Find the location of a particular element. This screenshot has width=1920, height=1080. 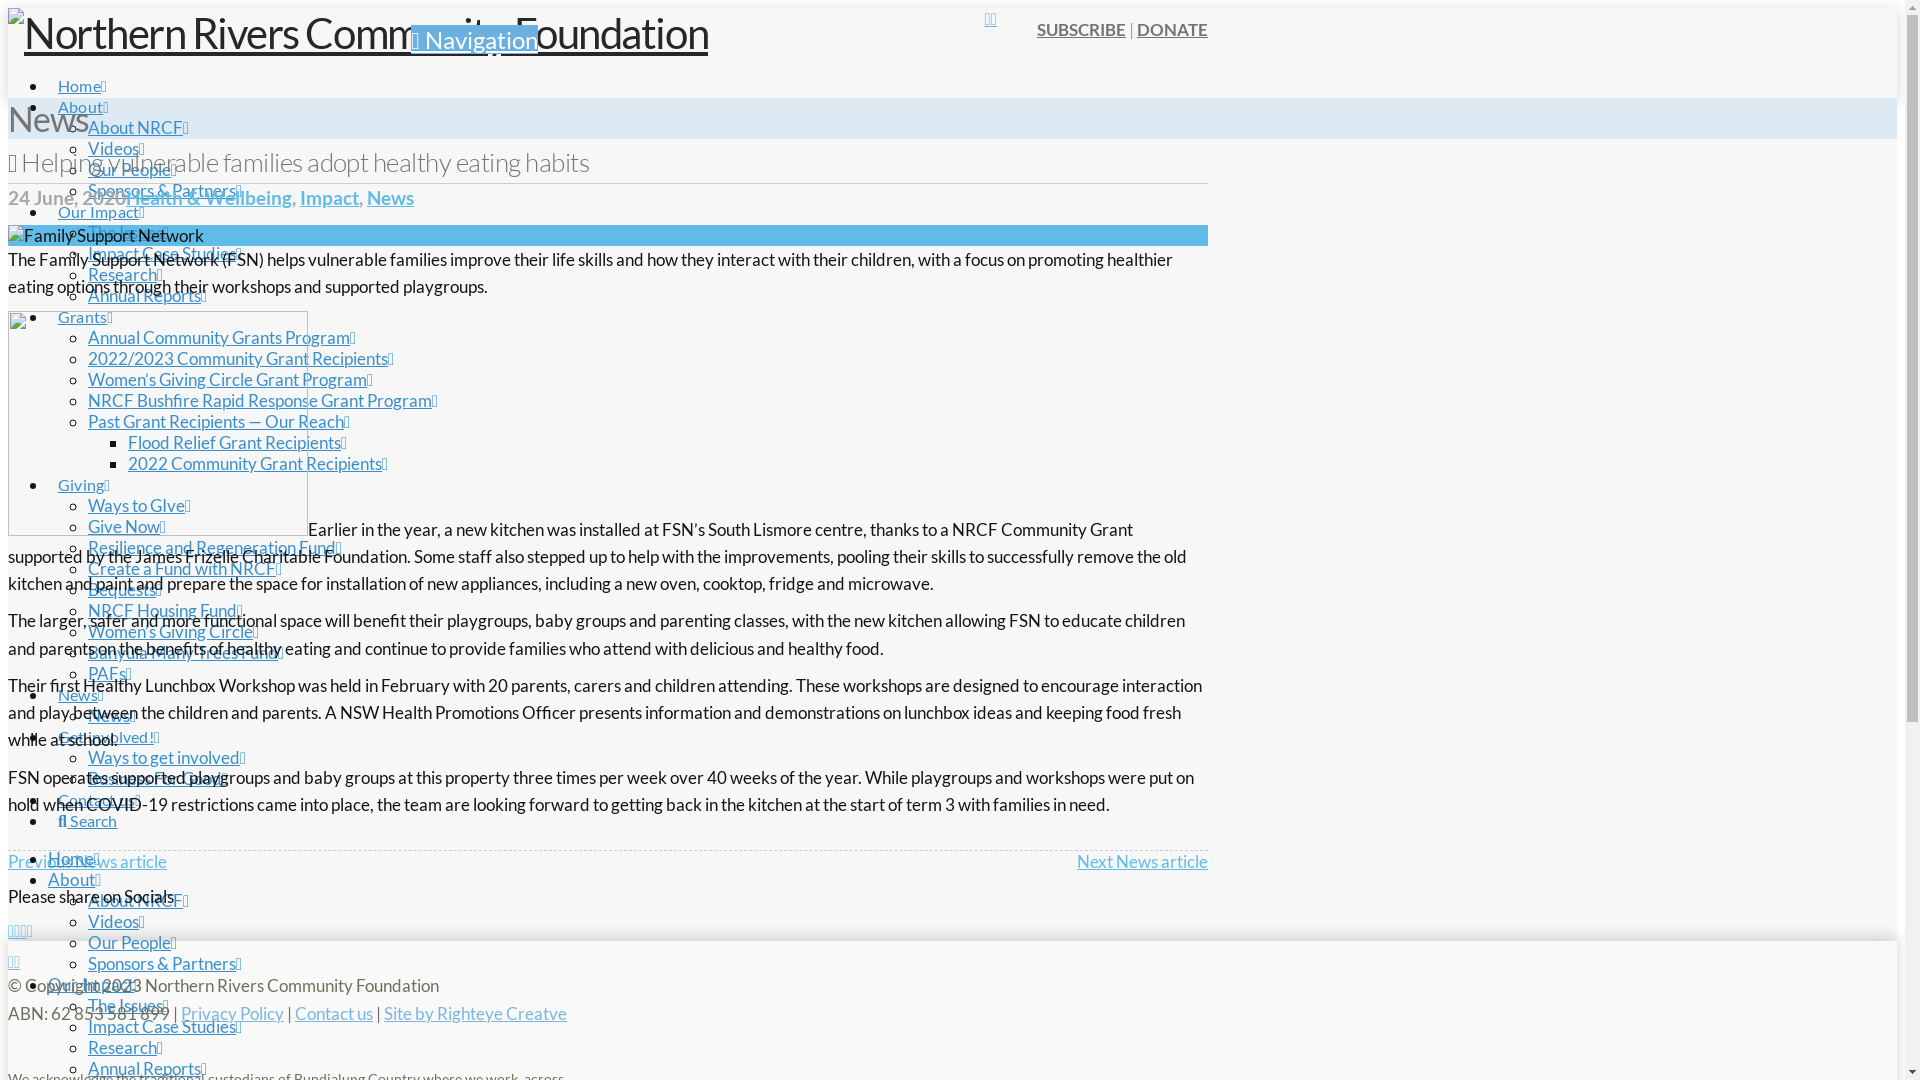

'Navigation' is located at coordinates (473, 39).